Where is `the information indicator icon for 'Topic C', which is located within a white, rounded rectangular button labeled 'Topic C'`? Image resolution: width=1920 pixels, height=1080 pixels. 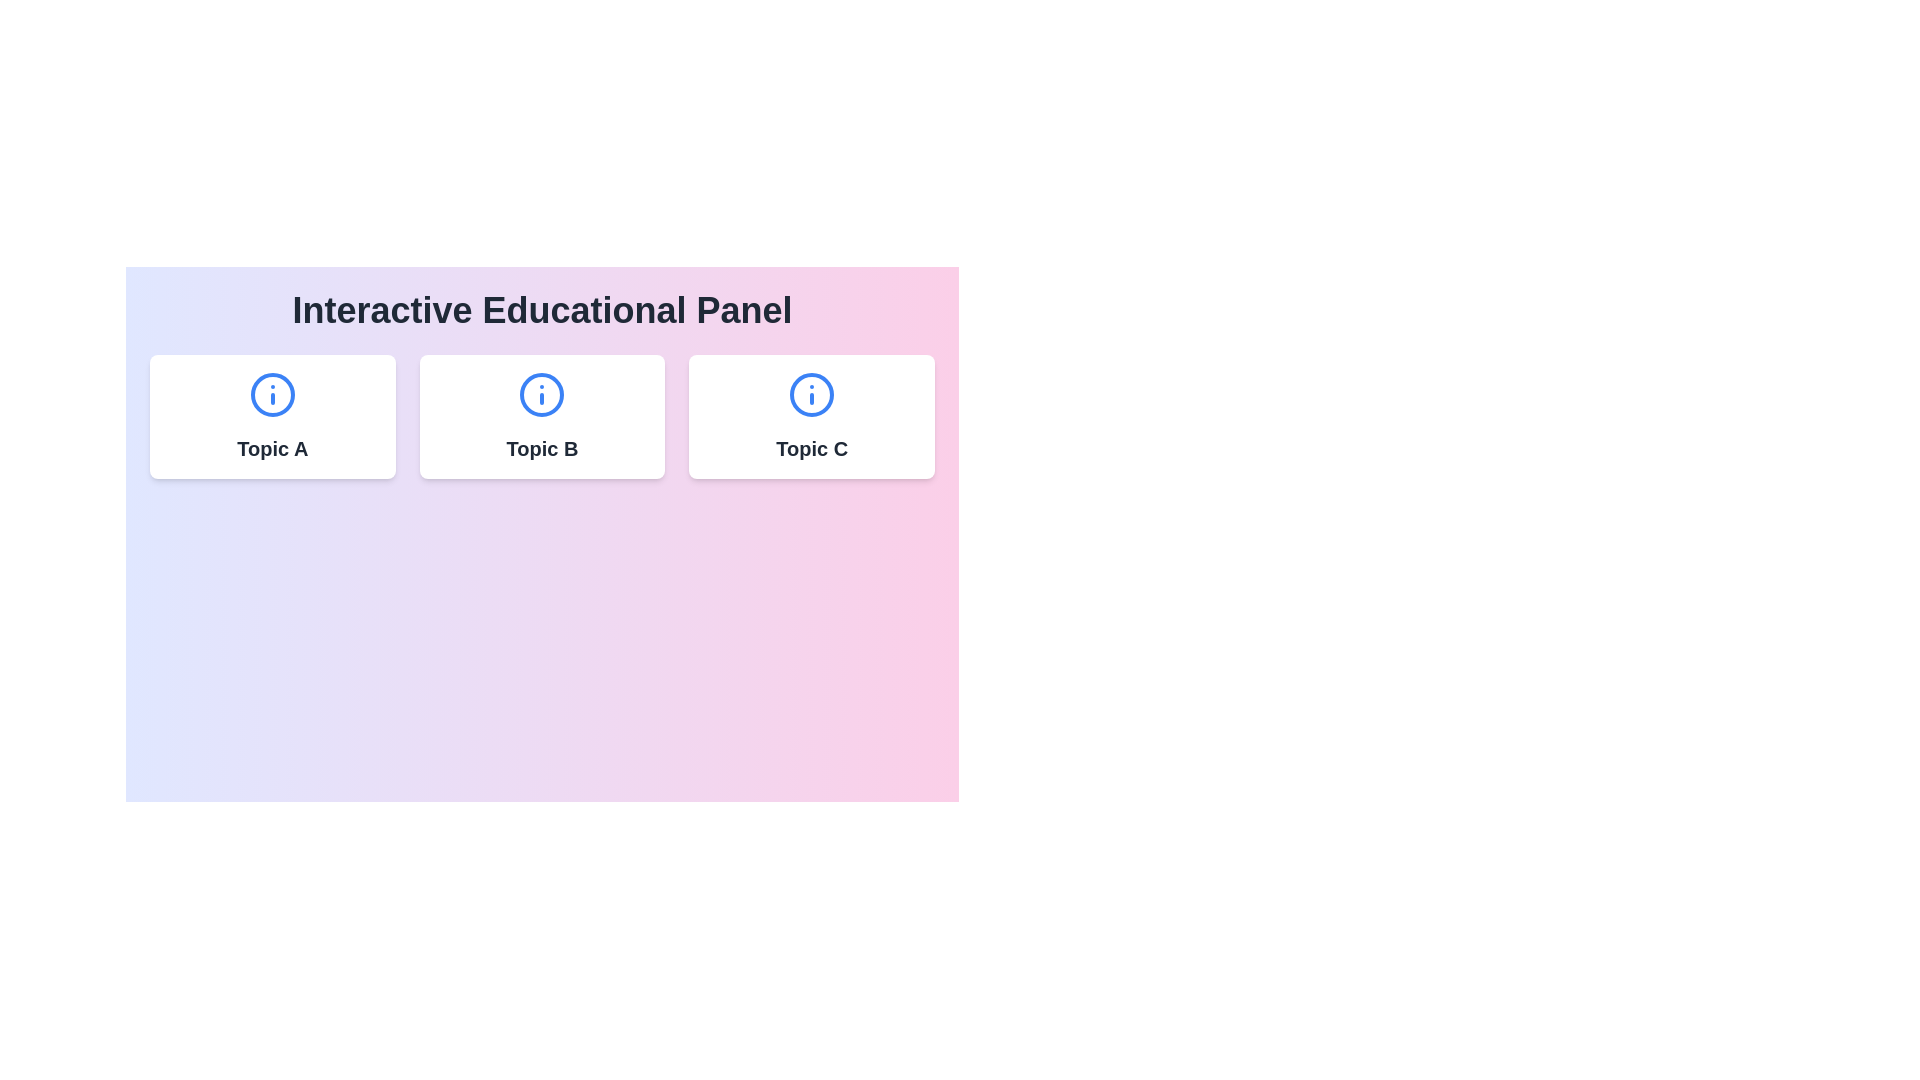
the information indicator icon for 'Topic C', which is located within a white, rounded rectangular button labeled 'Topic C' is located at coordinates (812, 394).